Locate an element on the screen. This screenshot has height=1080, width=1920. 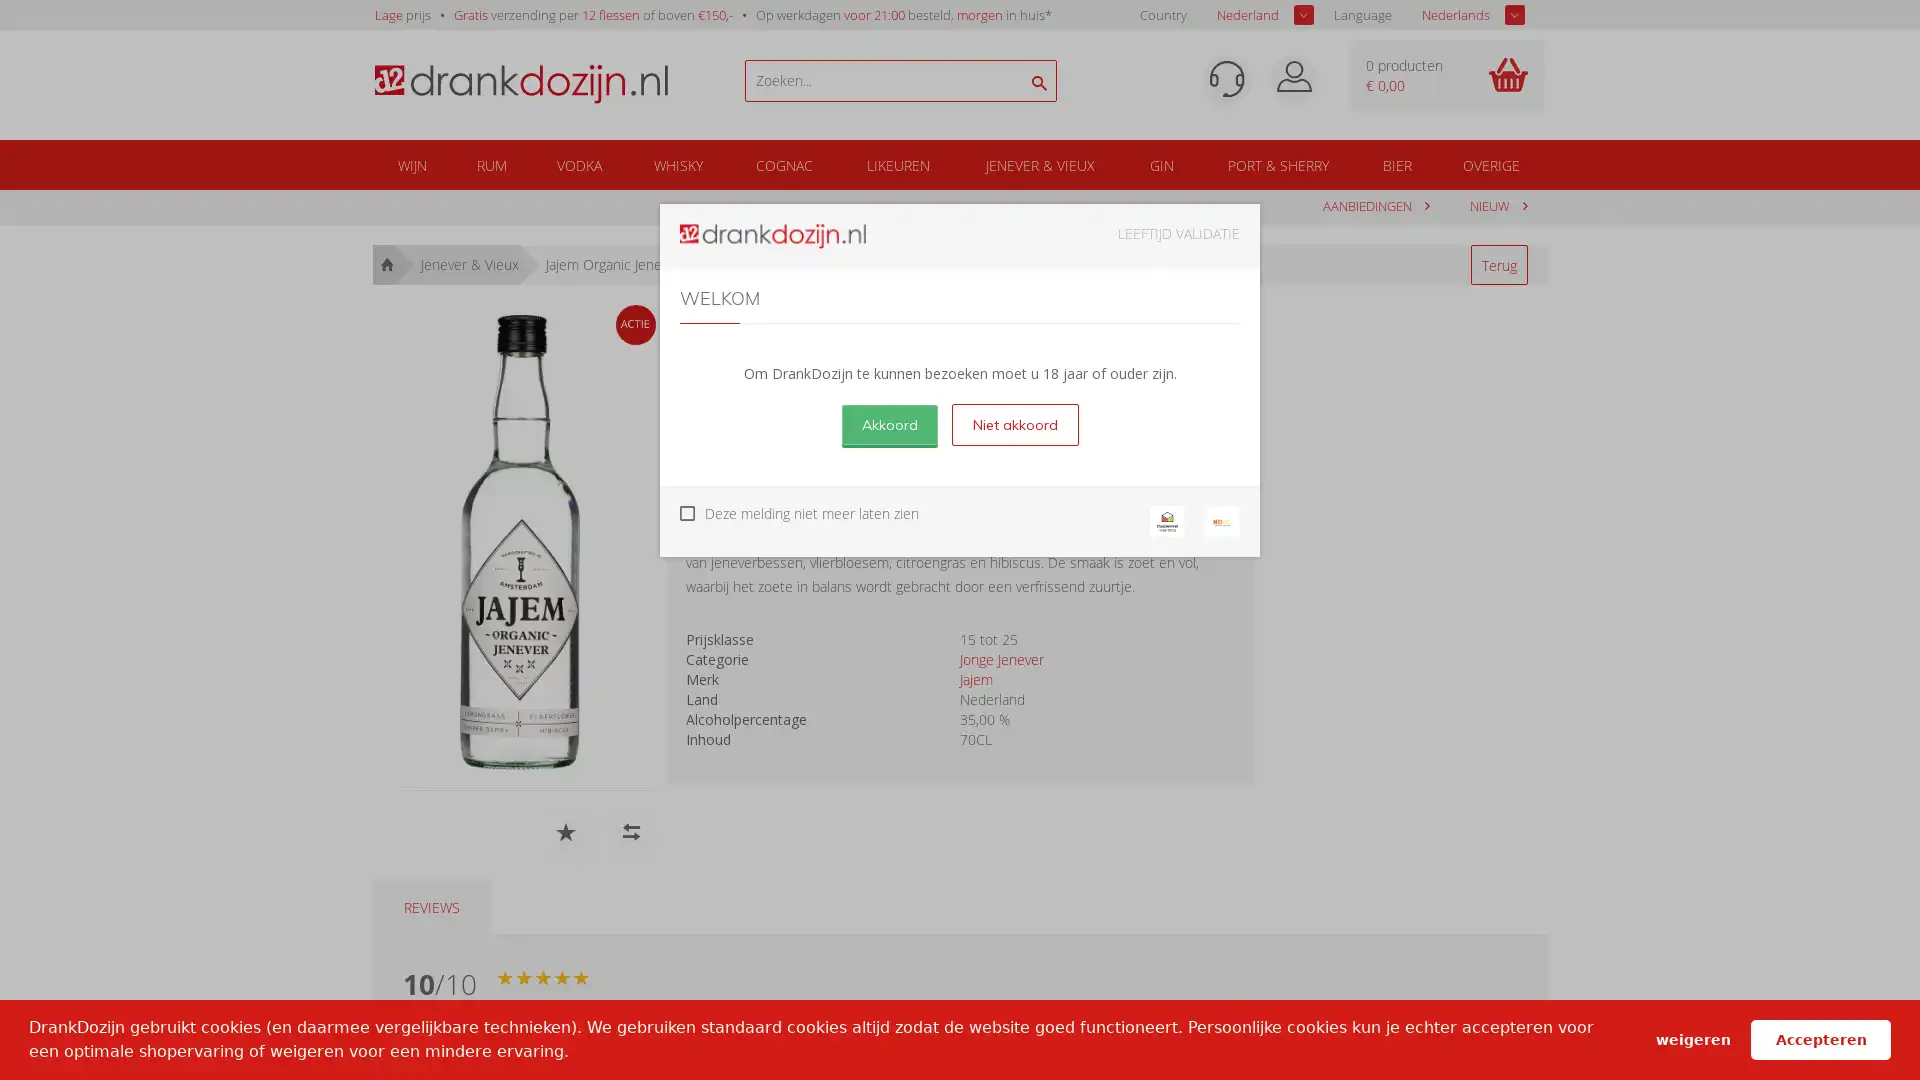
deny cookies is located at coordinates (1691, 1038).